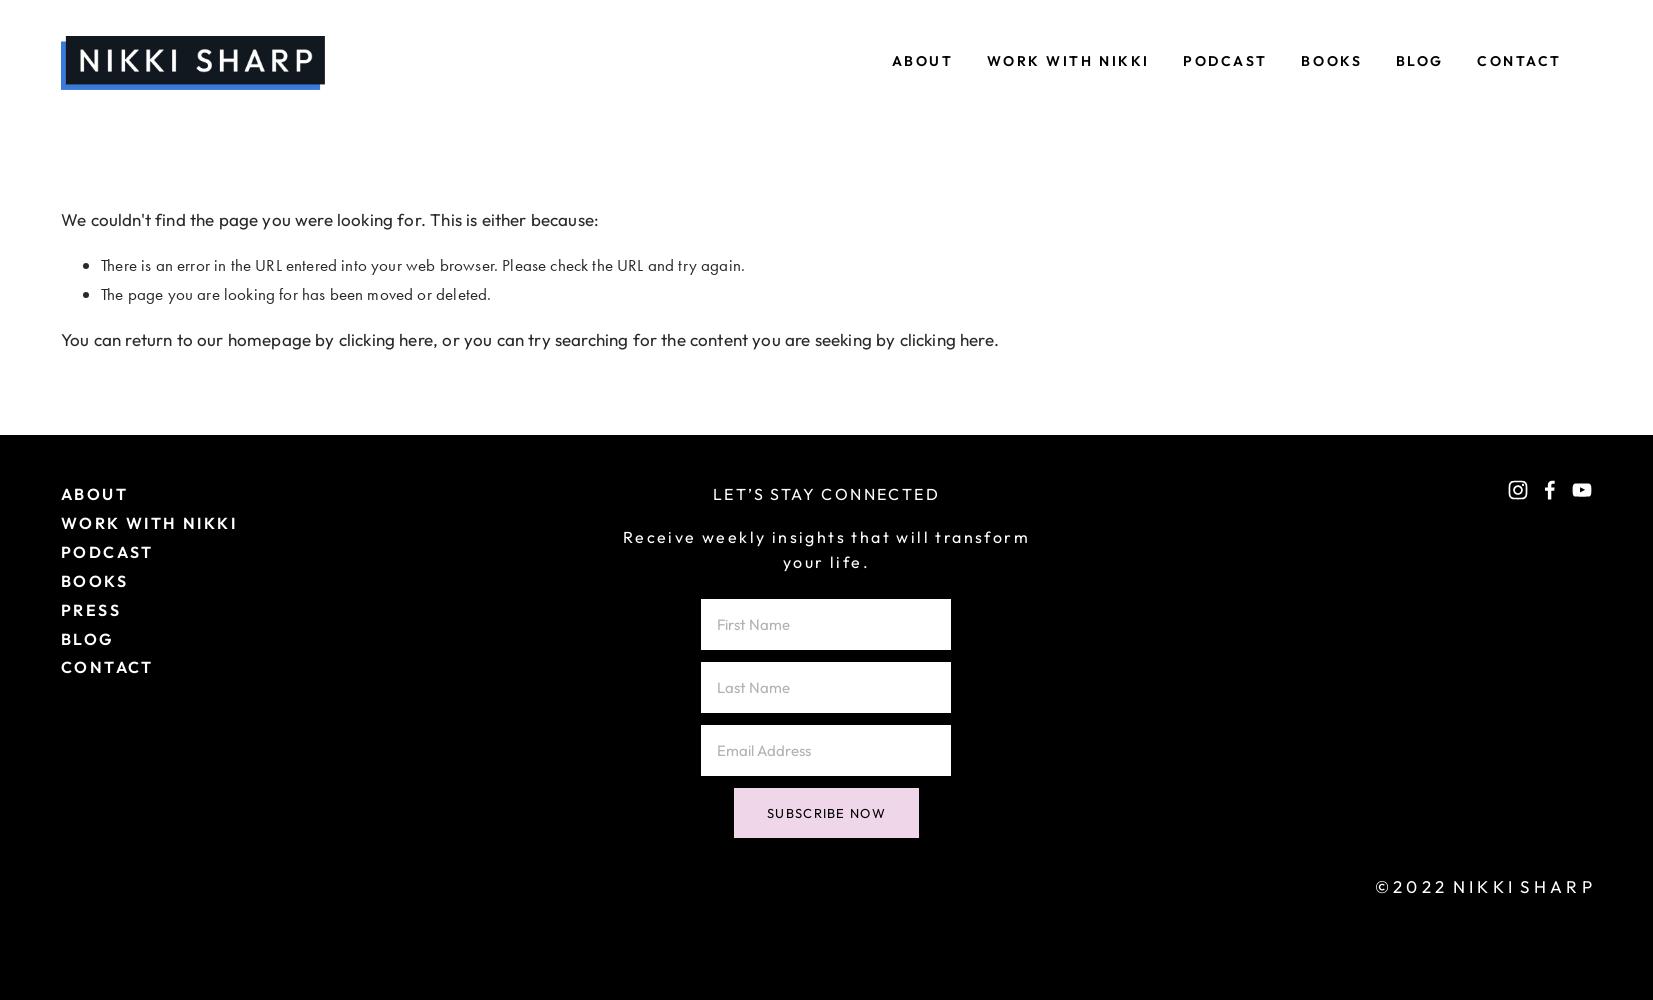  Describe the element at coordinates (1331, 60) in the screenshot. I see `'Books'` at that location.